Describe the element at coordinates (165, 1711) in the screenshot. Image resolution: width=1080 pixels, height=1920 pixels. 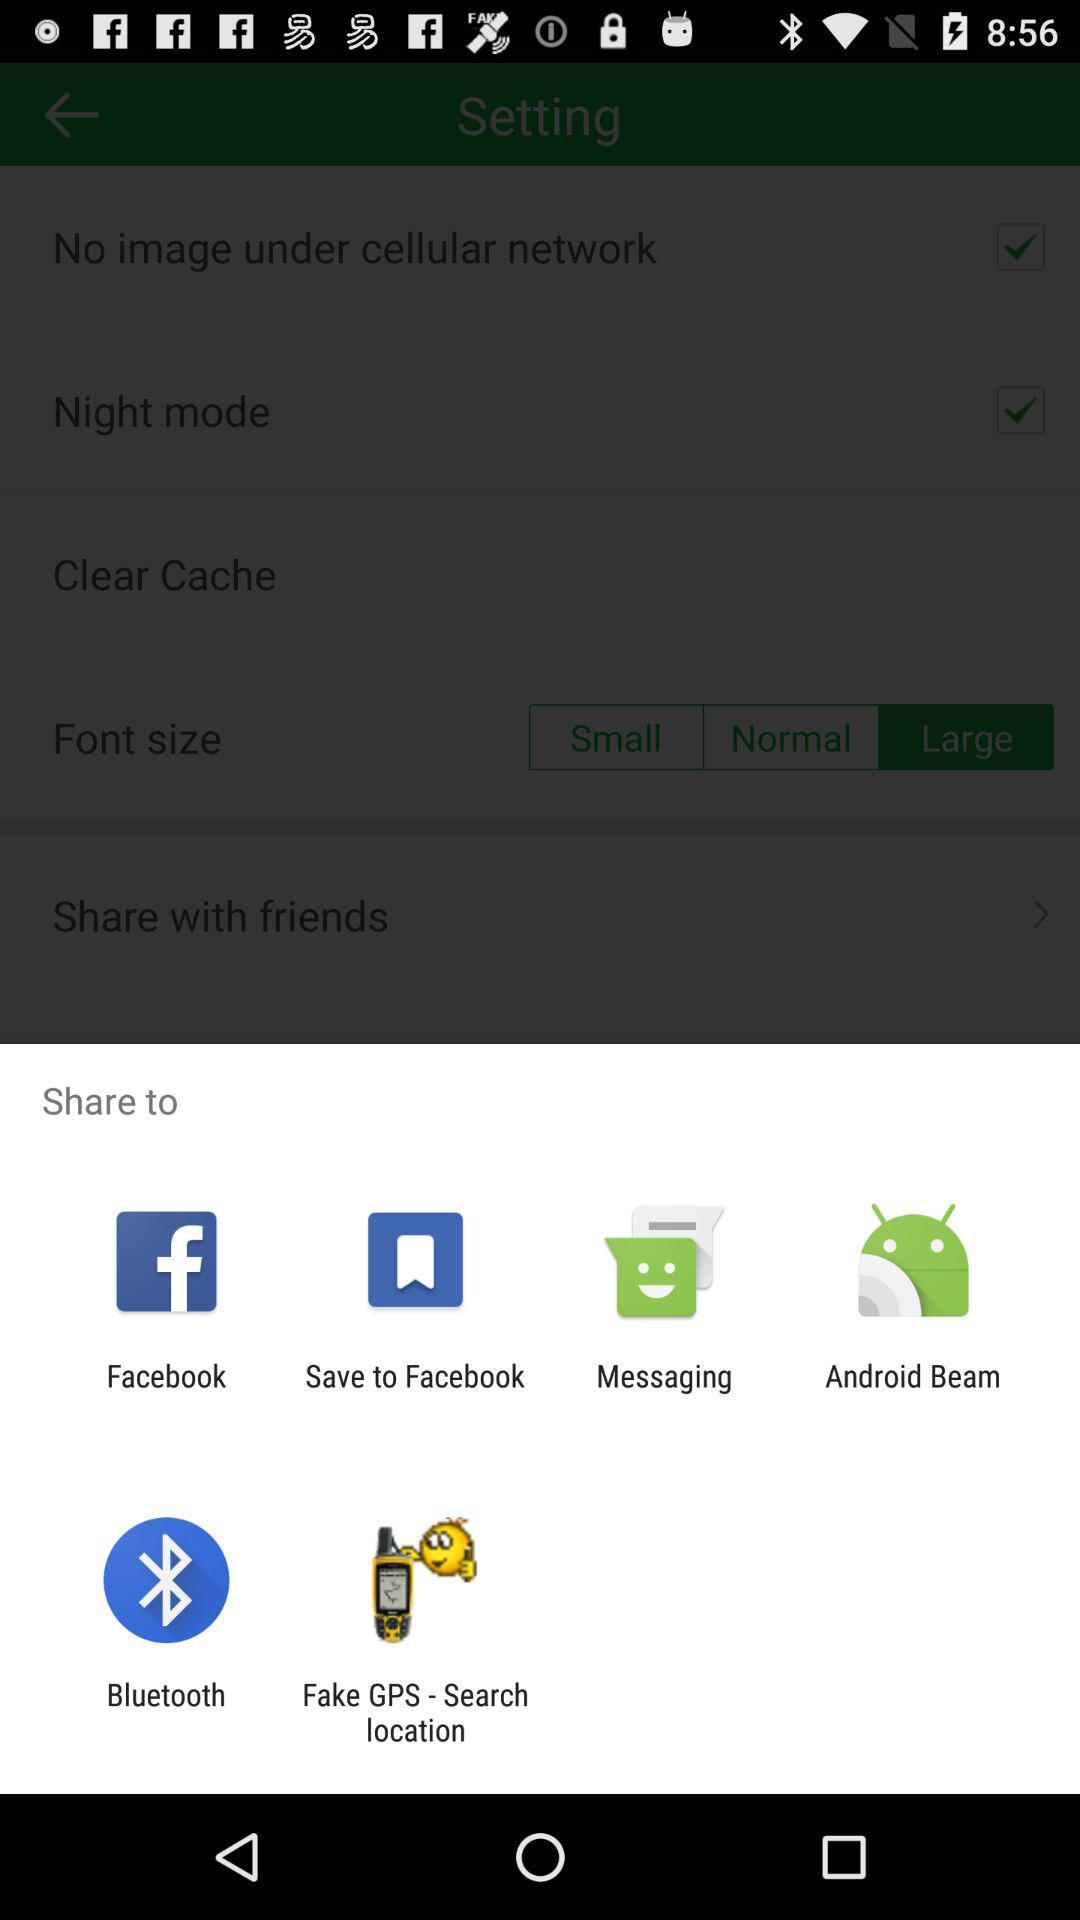
I see `app next to fake gps search app` at that location.